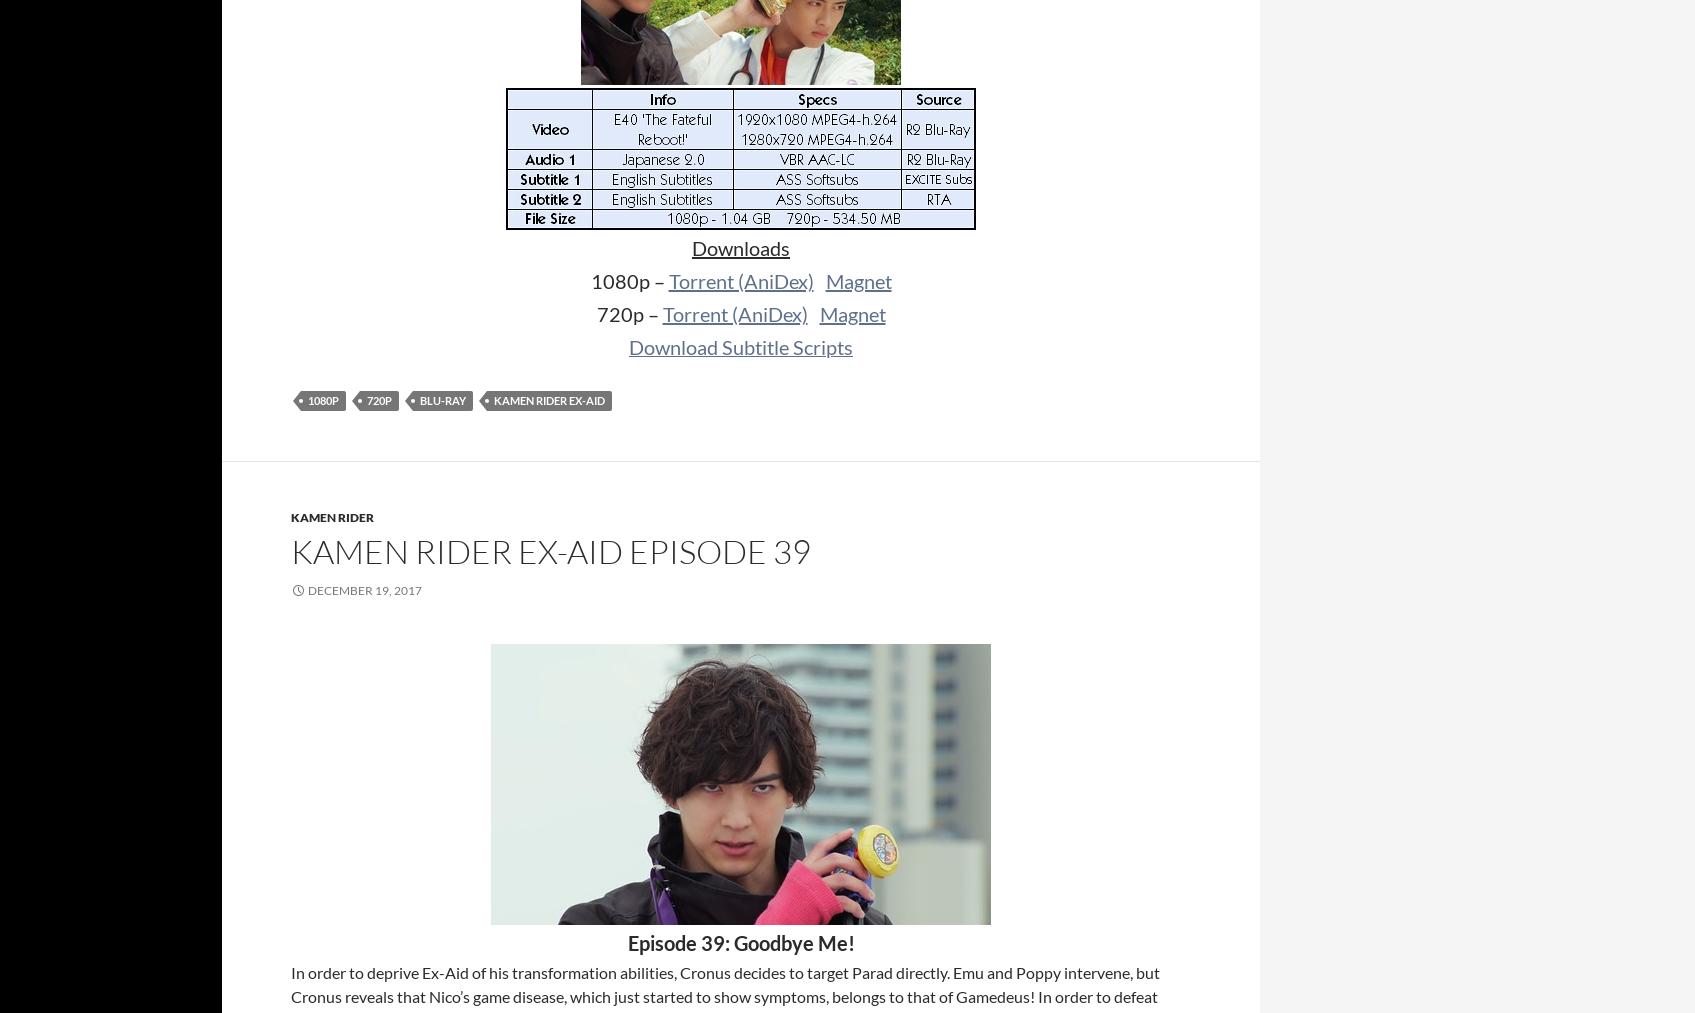  I want to click on '1080p –', so click(628, 280).